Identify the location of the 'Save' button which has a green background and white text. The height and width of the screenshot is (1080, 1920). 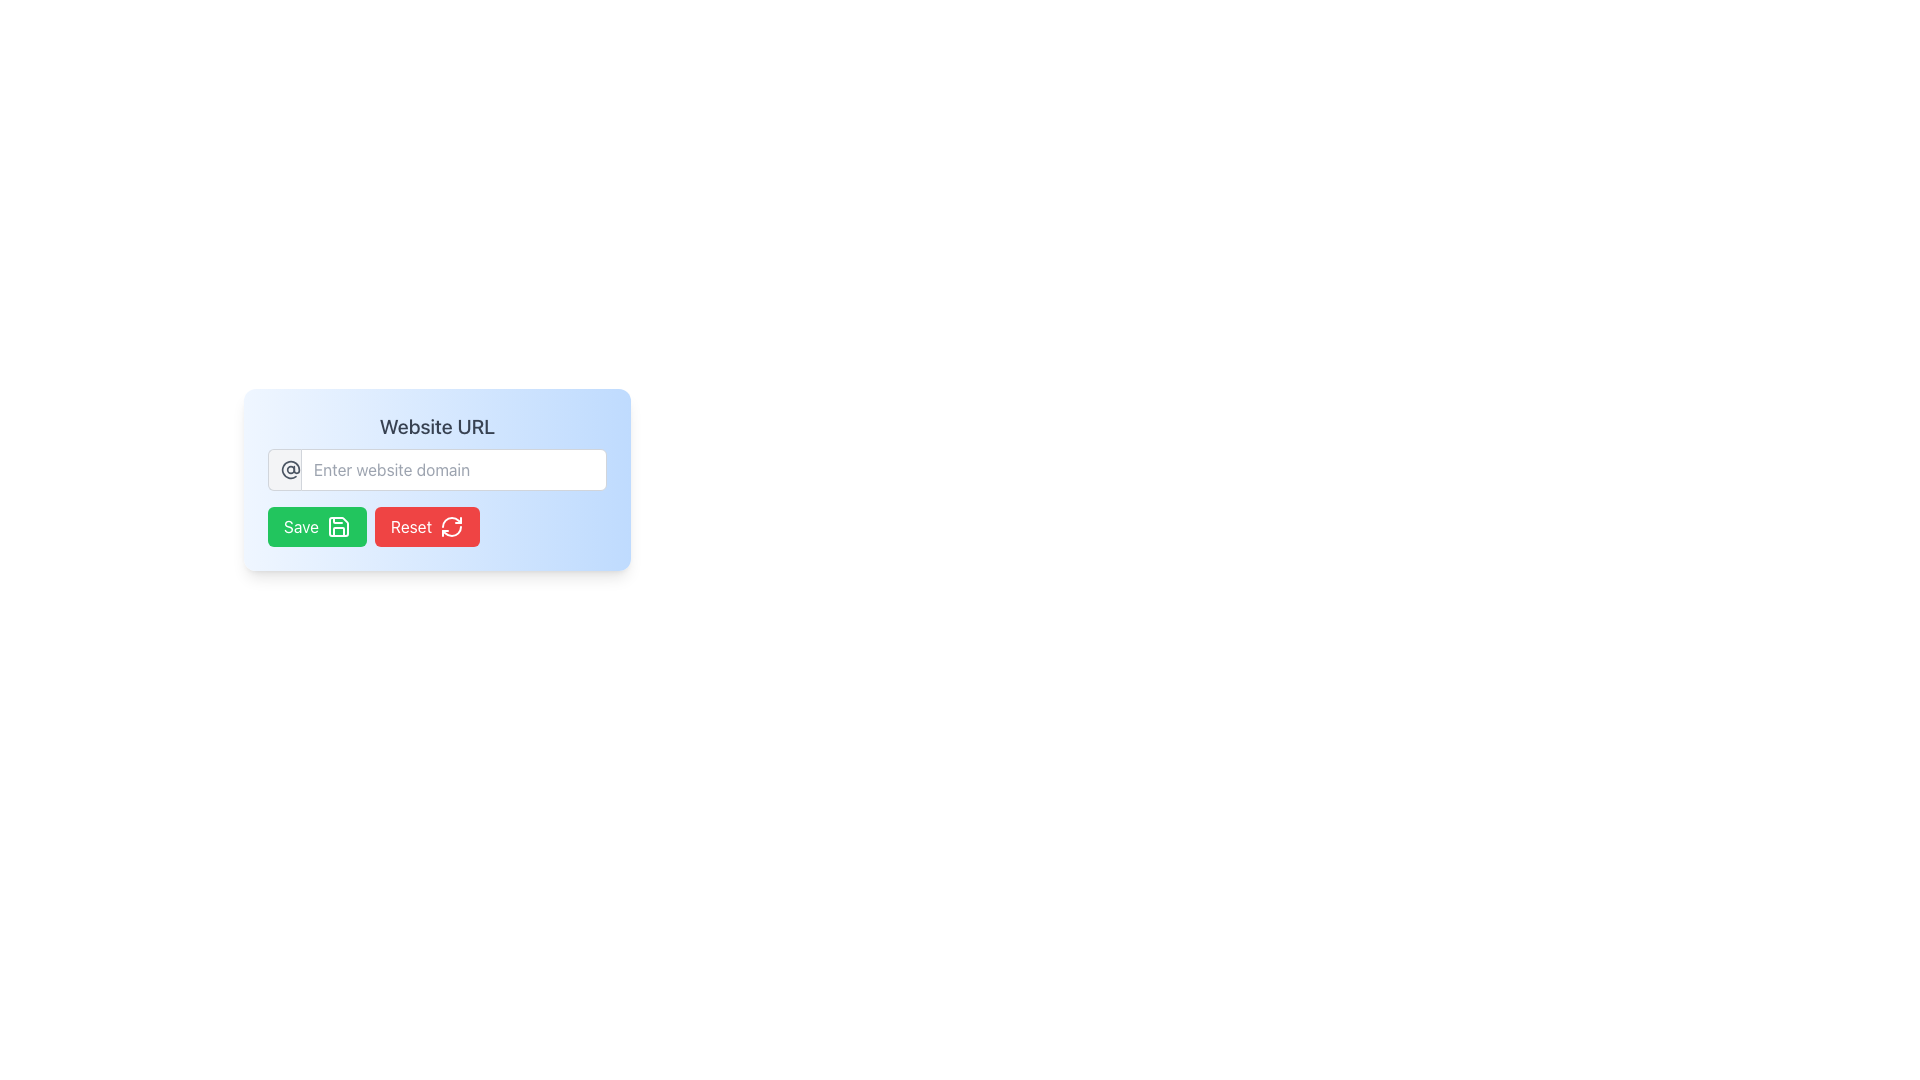
(316, 526).